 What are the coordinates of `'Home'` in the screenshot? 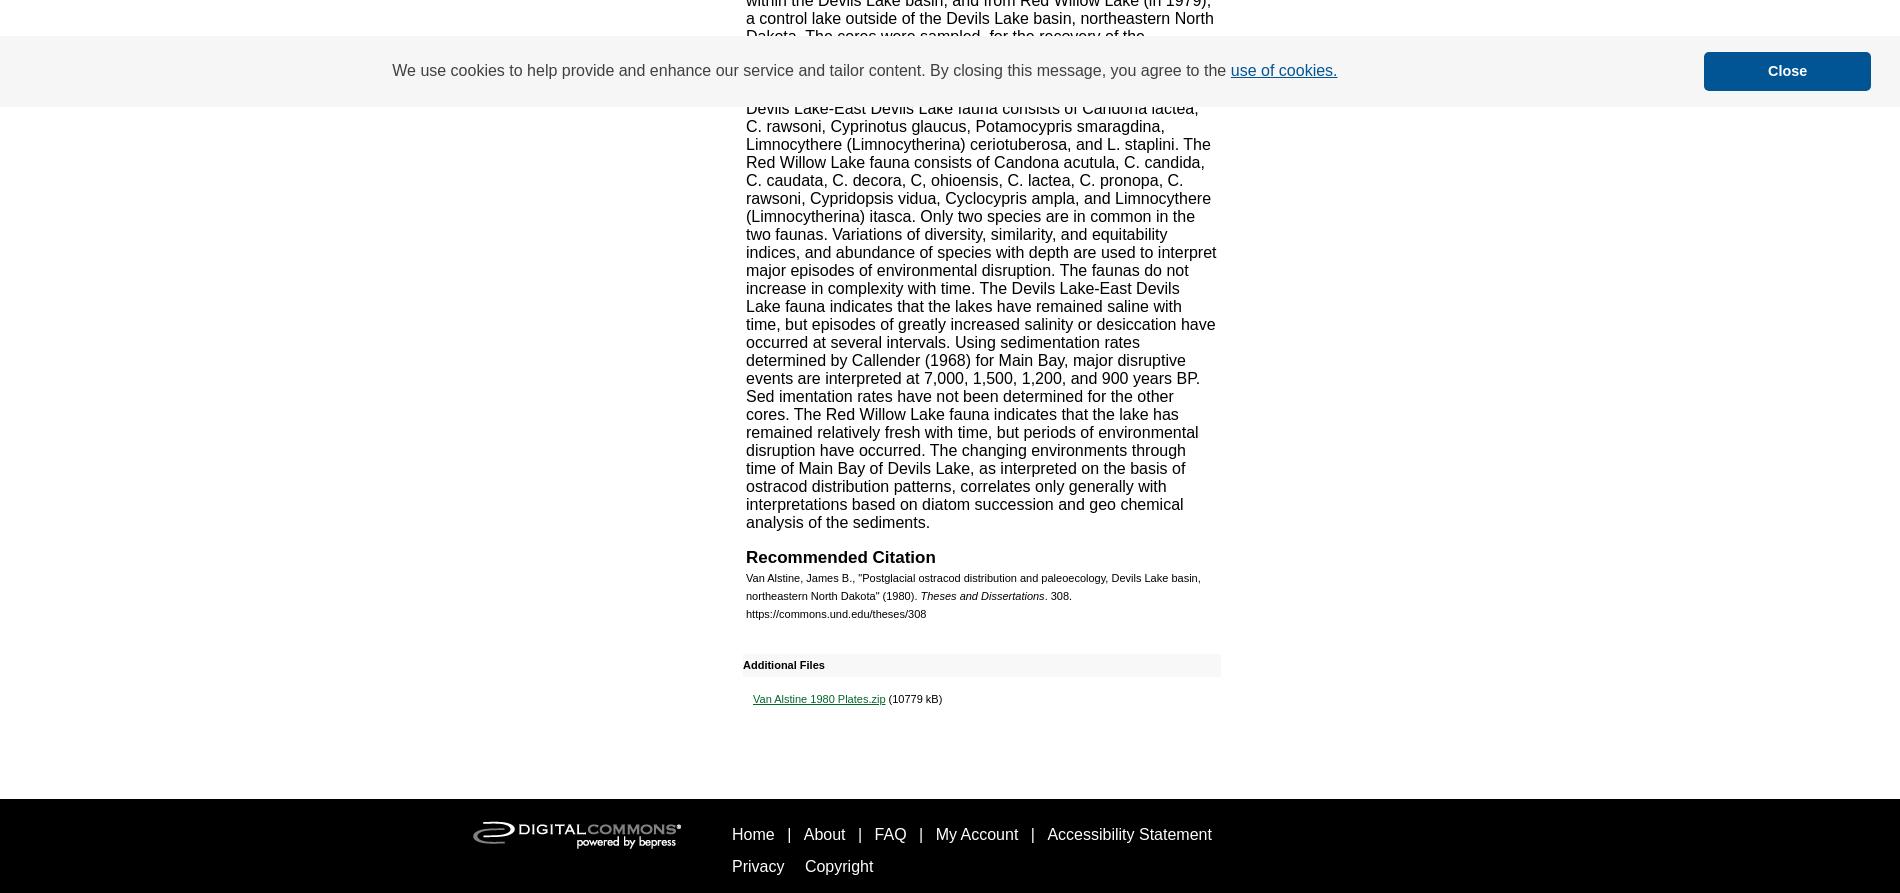 It's located at (751, 832).